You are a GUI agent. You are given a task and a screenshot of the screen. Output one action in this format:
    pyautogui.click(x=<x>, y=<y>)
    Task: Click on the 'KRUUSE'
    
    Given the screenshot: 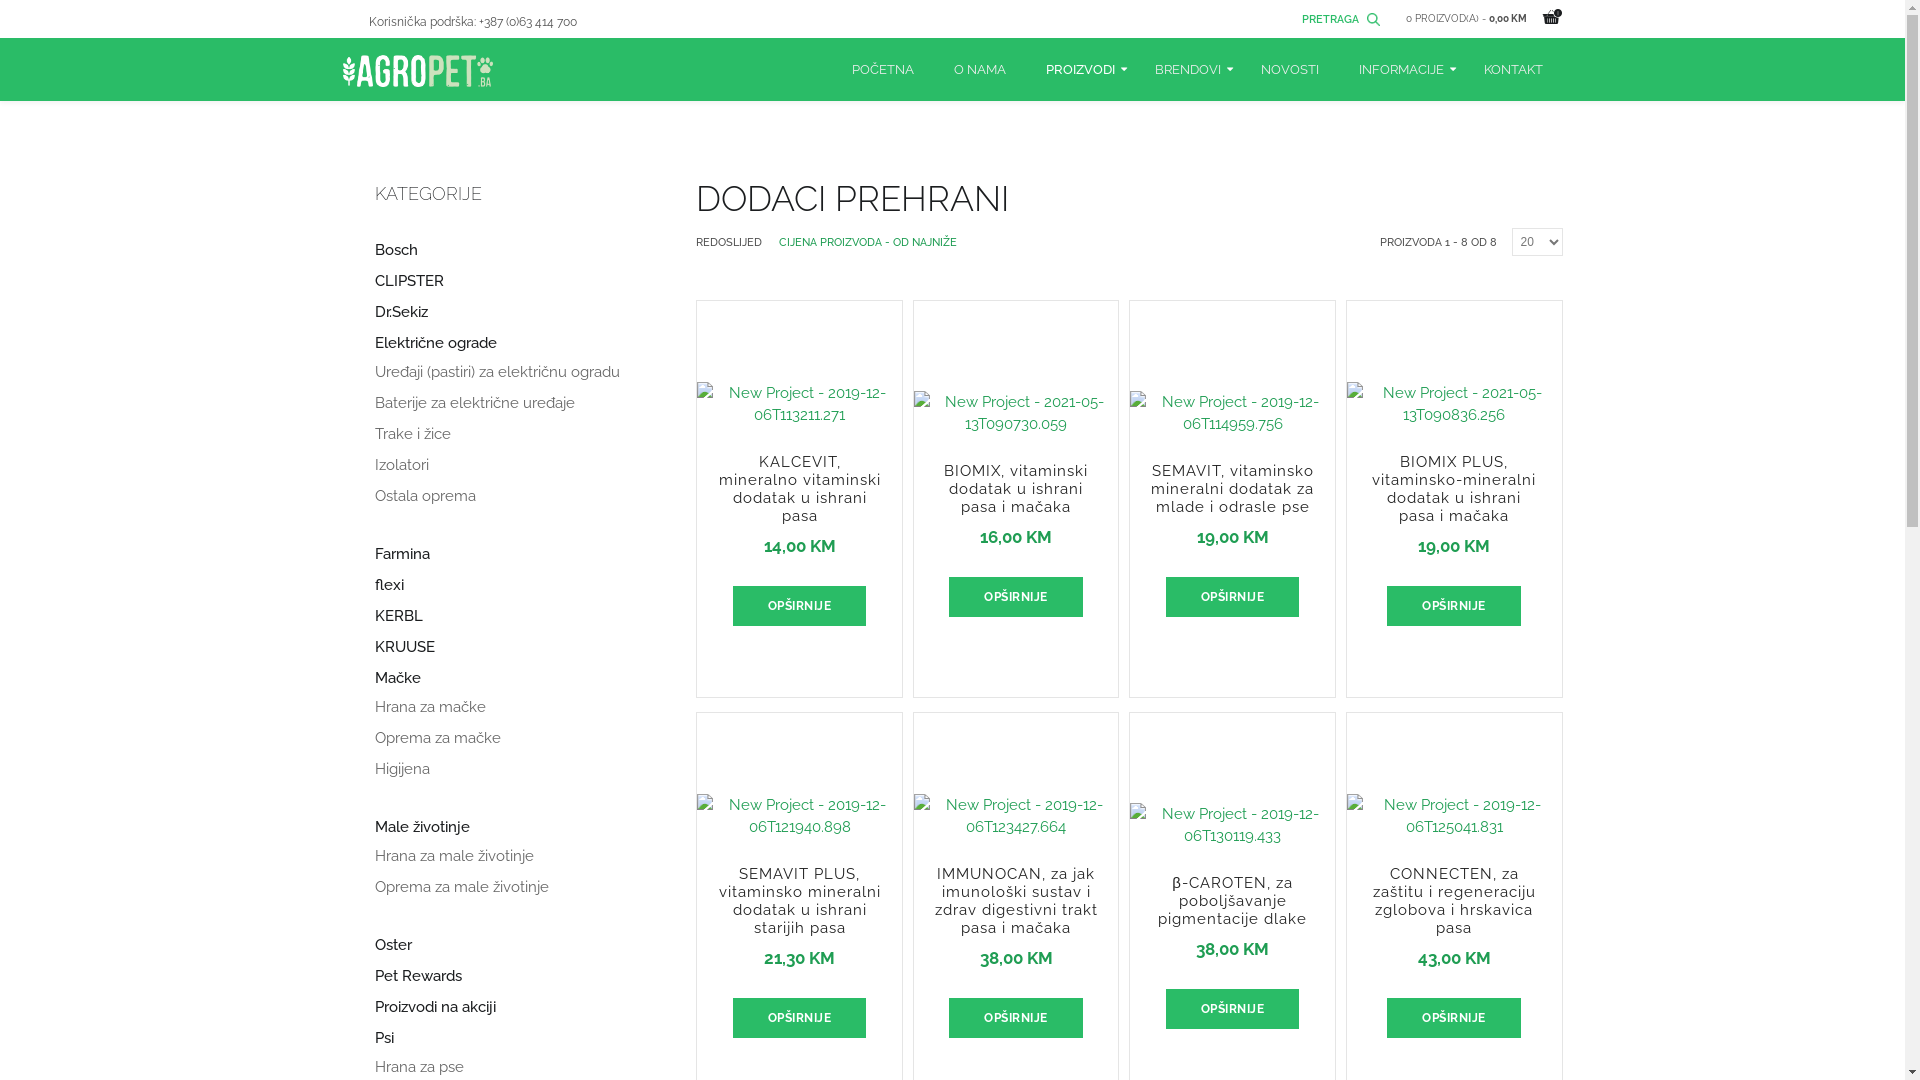 What is the action you would take?
    pyautogui.click(x=402, y=647)
    